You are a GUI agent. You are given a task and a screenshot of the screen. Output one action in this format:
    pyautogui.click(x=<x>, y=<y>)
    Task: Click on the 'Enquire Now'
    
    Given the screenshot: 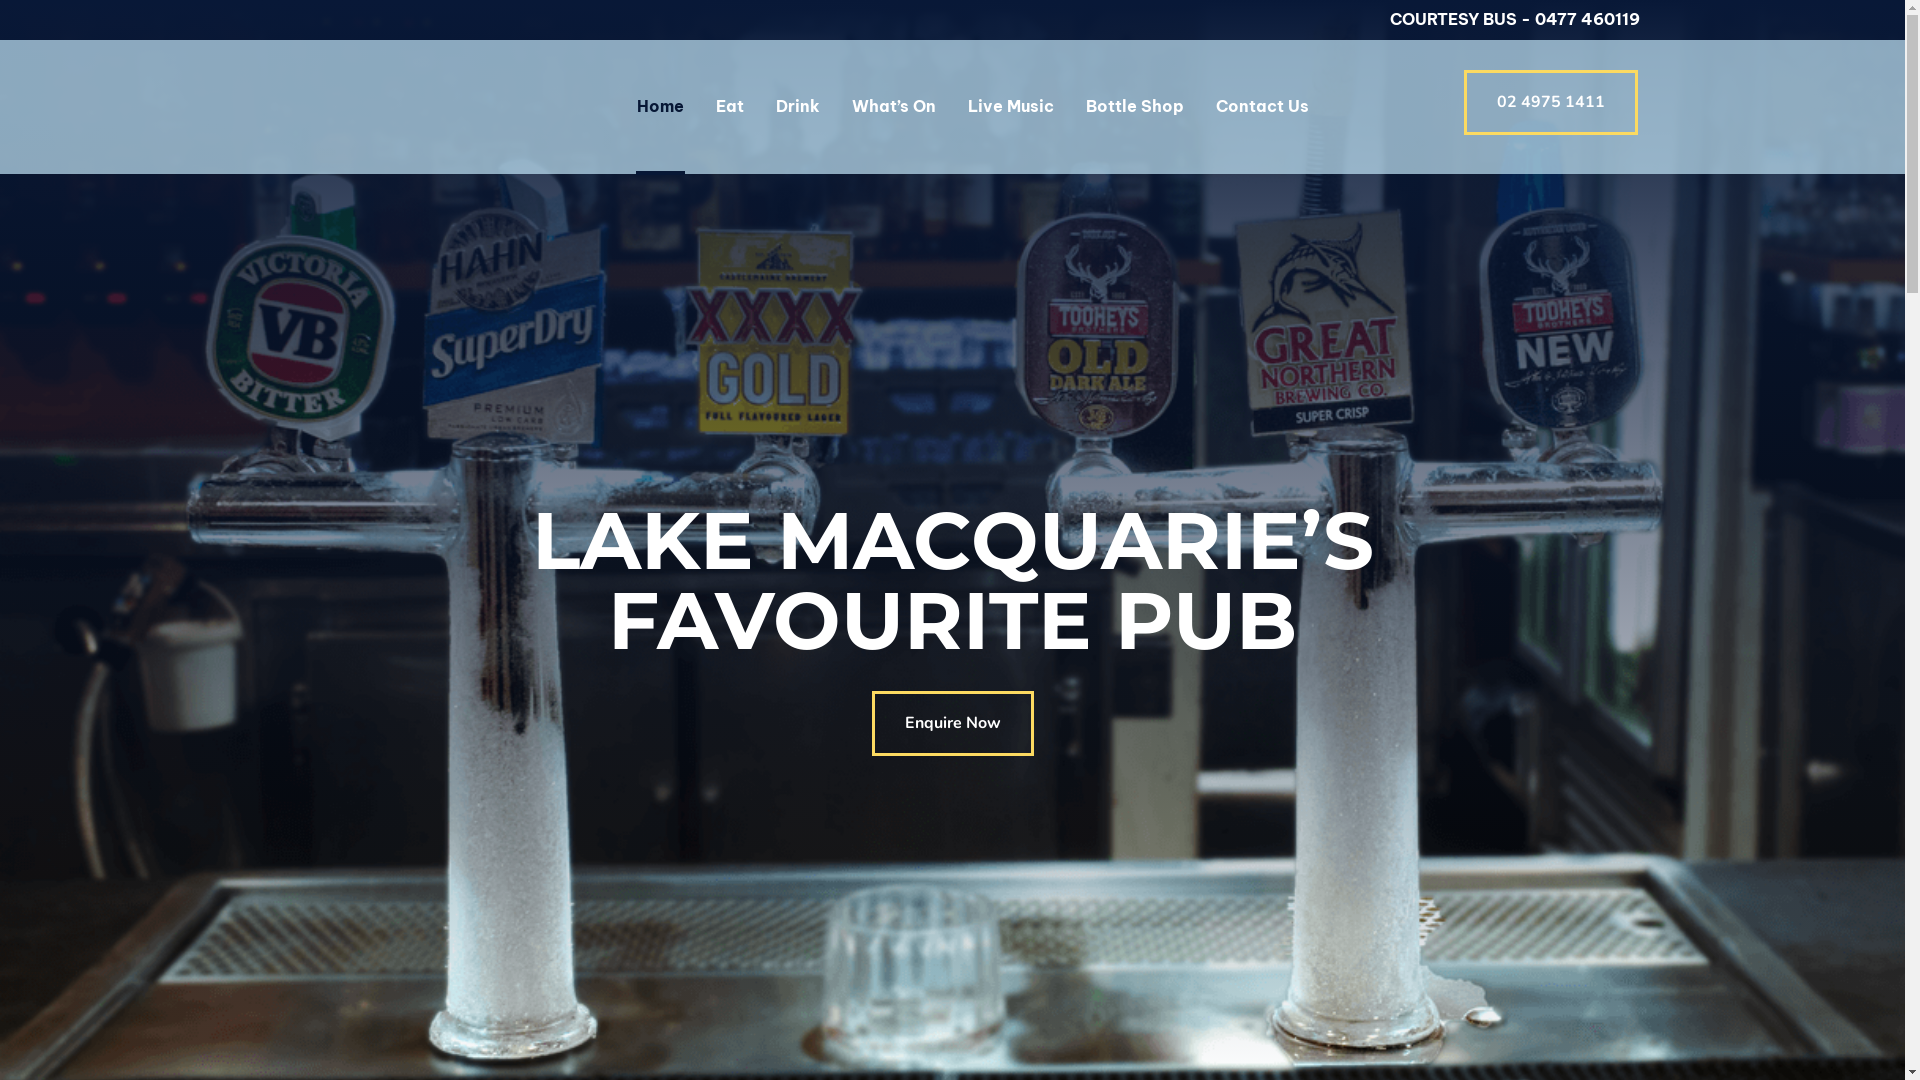 What is the action you would take?
    pyautogui.click(x=952, y=723)
    